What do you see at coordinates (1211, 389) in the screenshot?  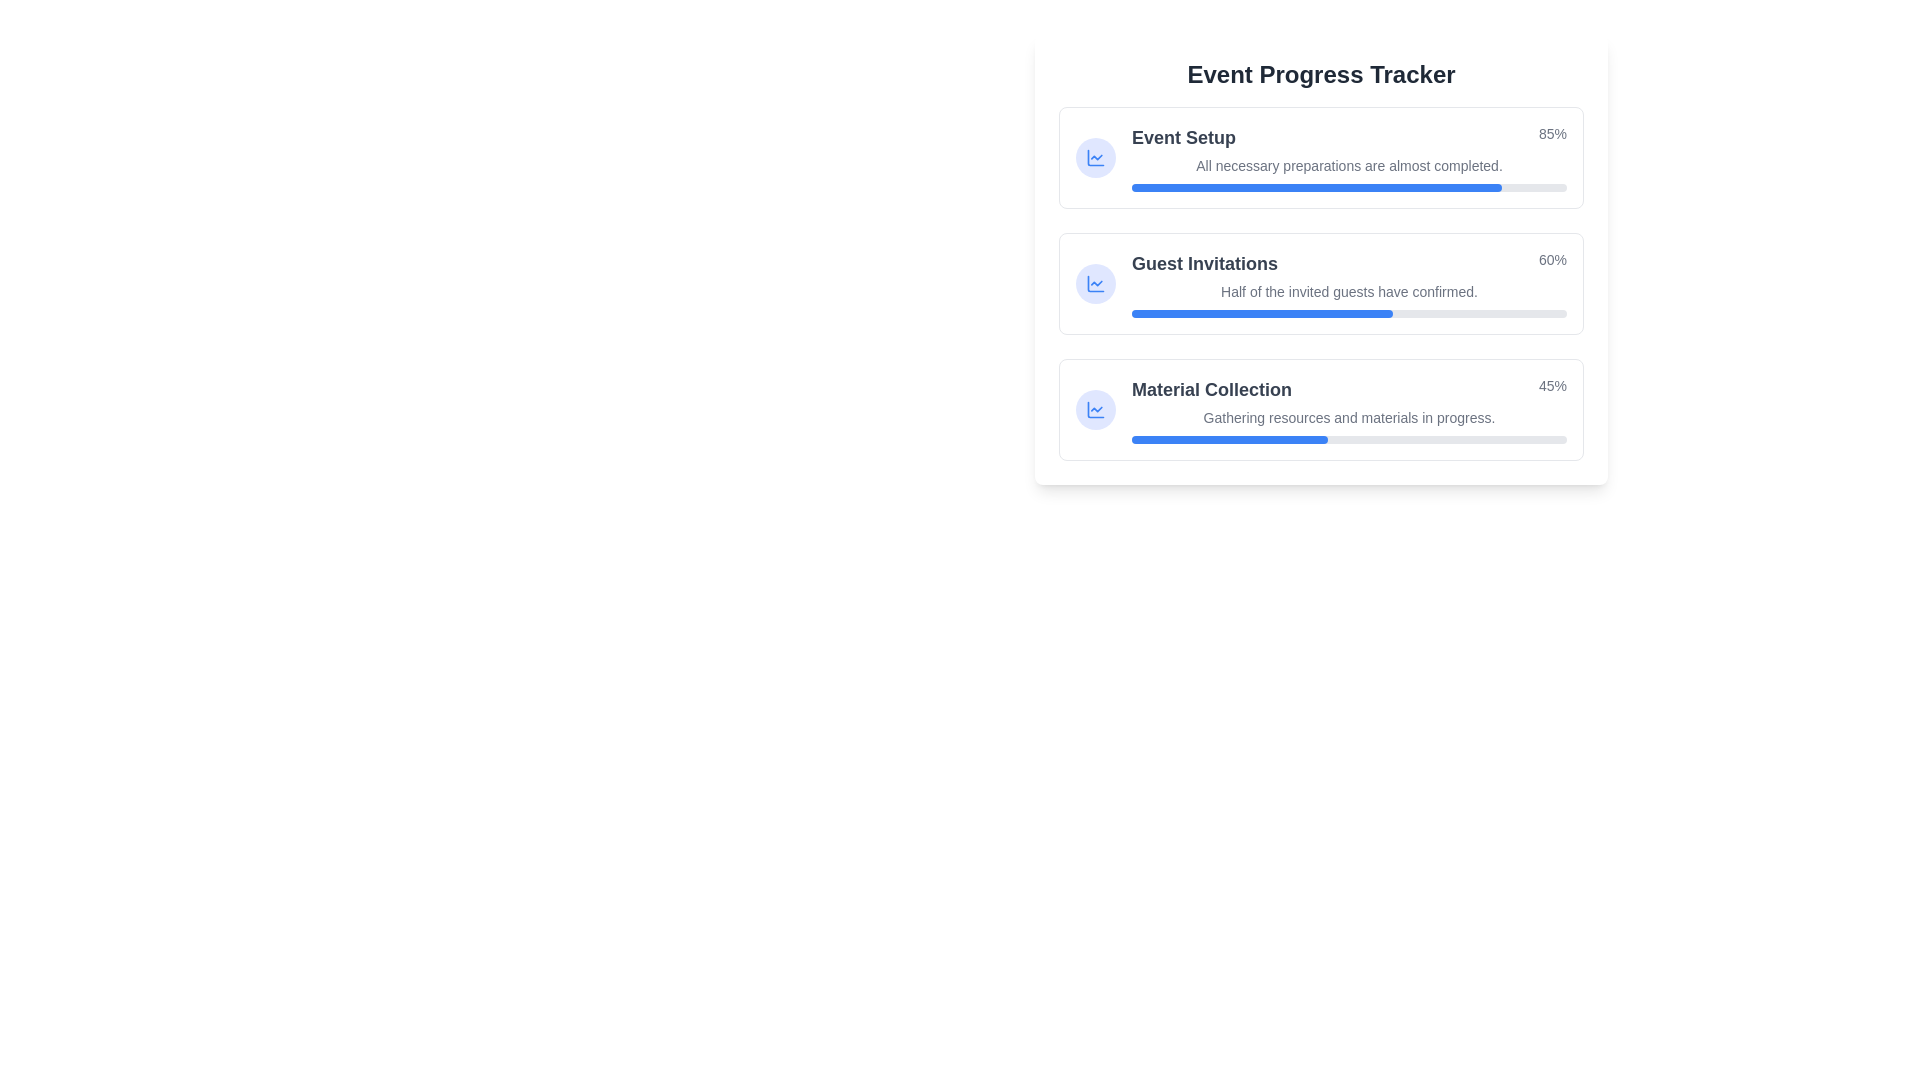 I see `text label that serves as the title for the third progress tracker row, located in the center-left above the progress bar and next to a '45%' indicator` at bounding box center [1211, 389].